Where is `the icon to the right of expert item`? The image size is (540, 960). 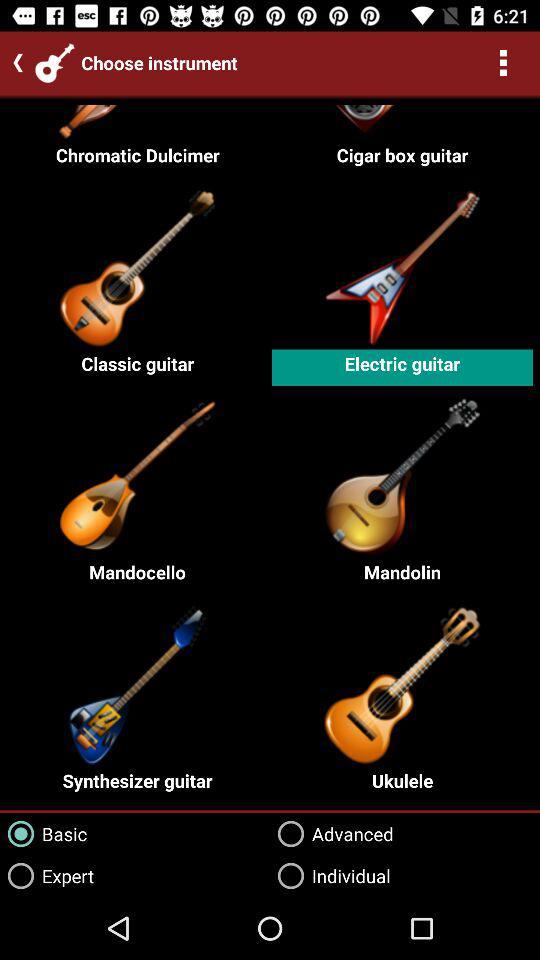
the icon to the right of expert item is located at coordinates (331, 834).